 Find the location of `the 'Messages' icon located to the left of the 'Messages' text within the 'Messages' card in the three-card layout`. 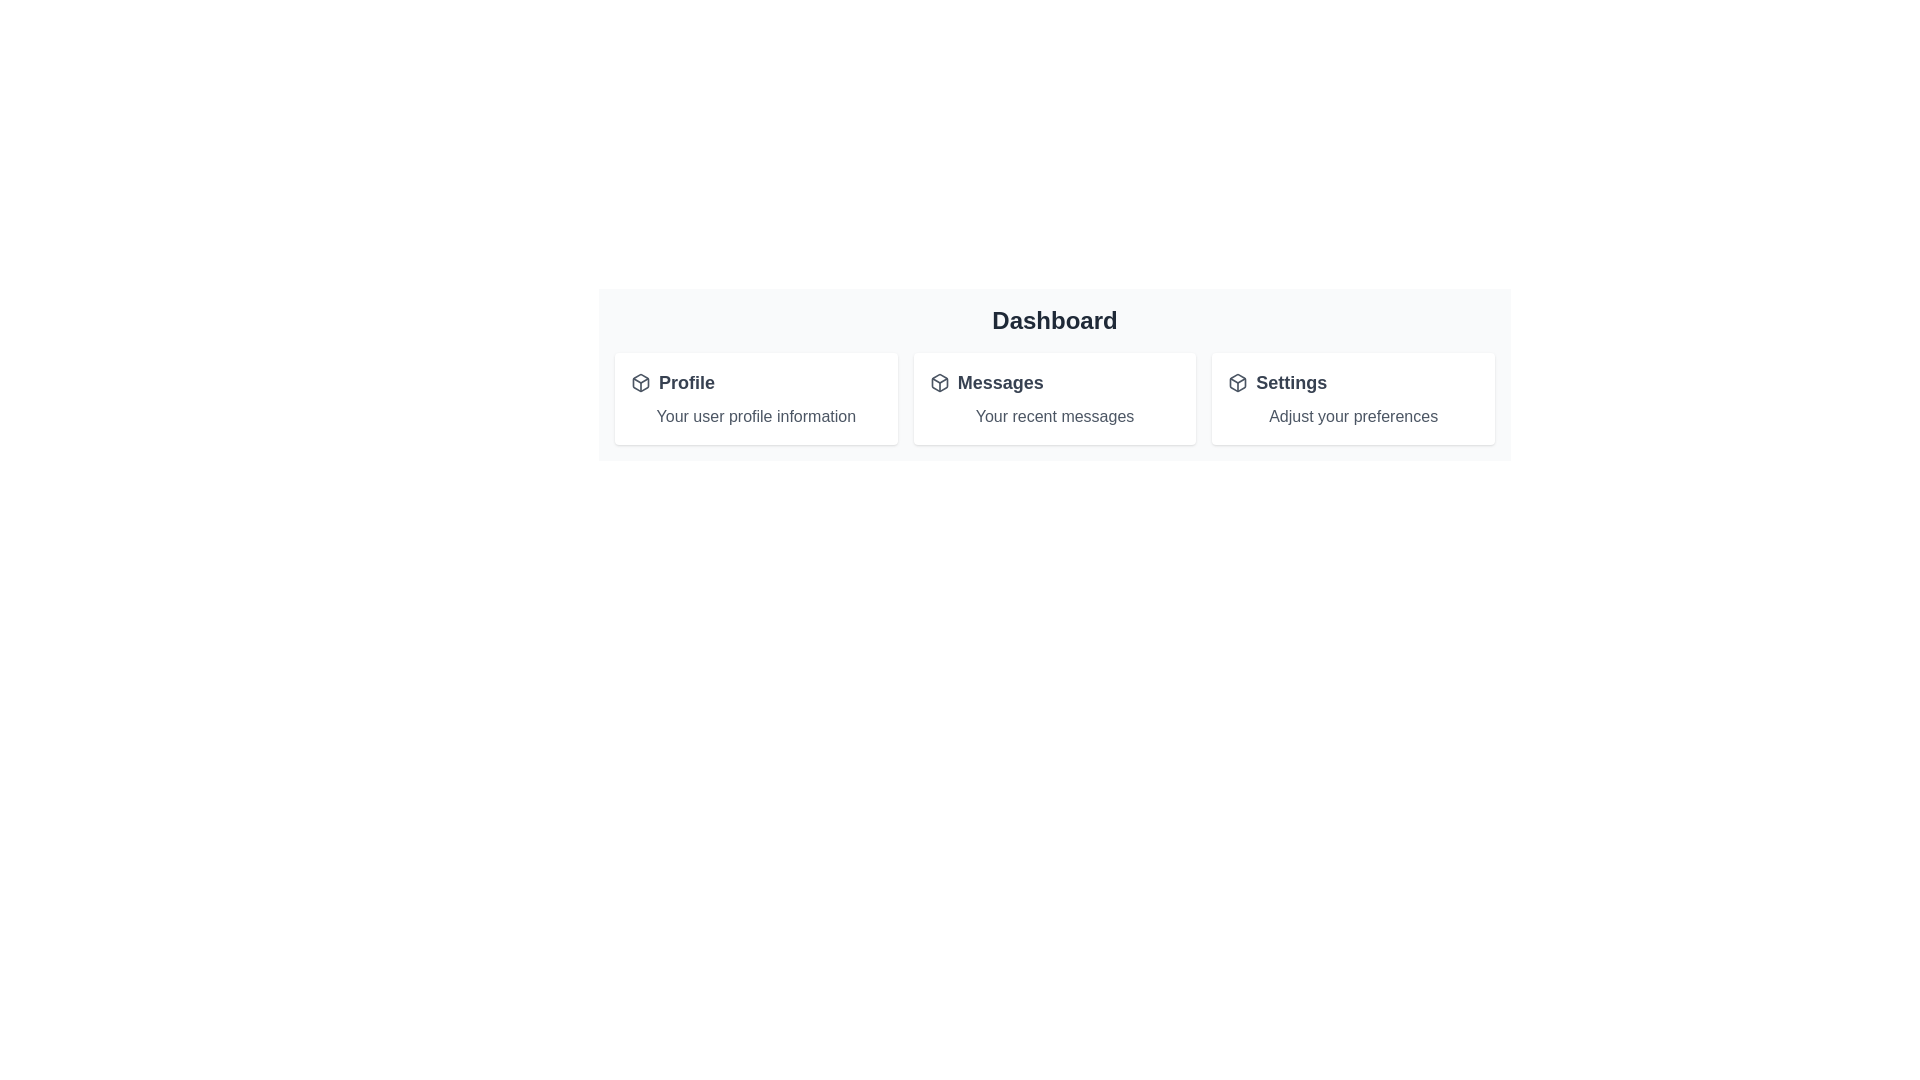

the 'Messages' icon located to the left of the 'Messages' text within the 'Messages' card in the three-card layout is located at coordinates (938, 382).